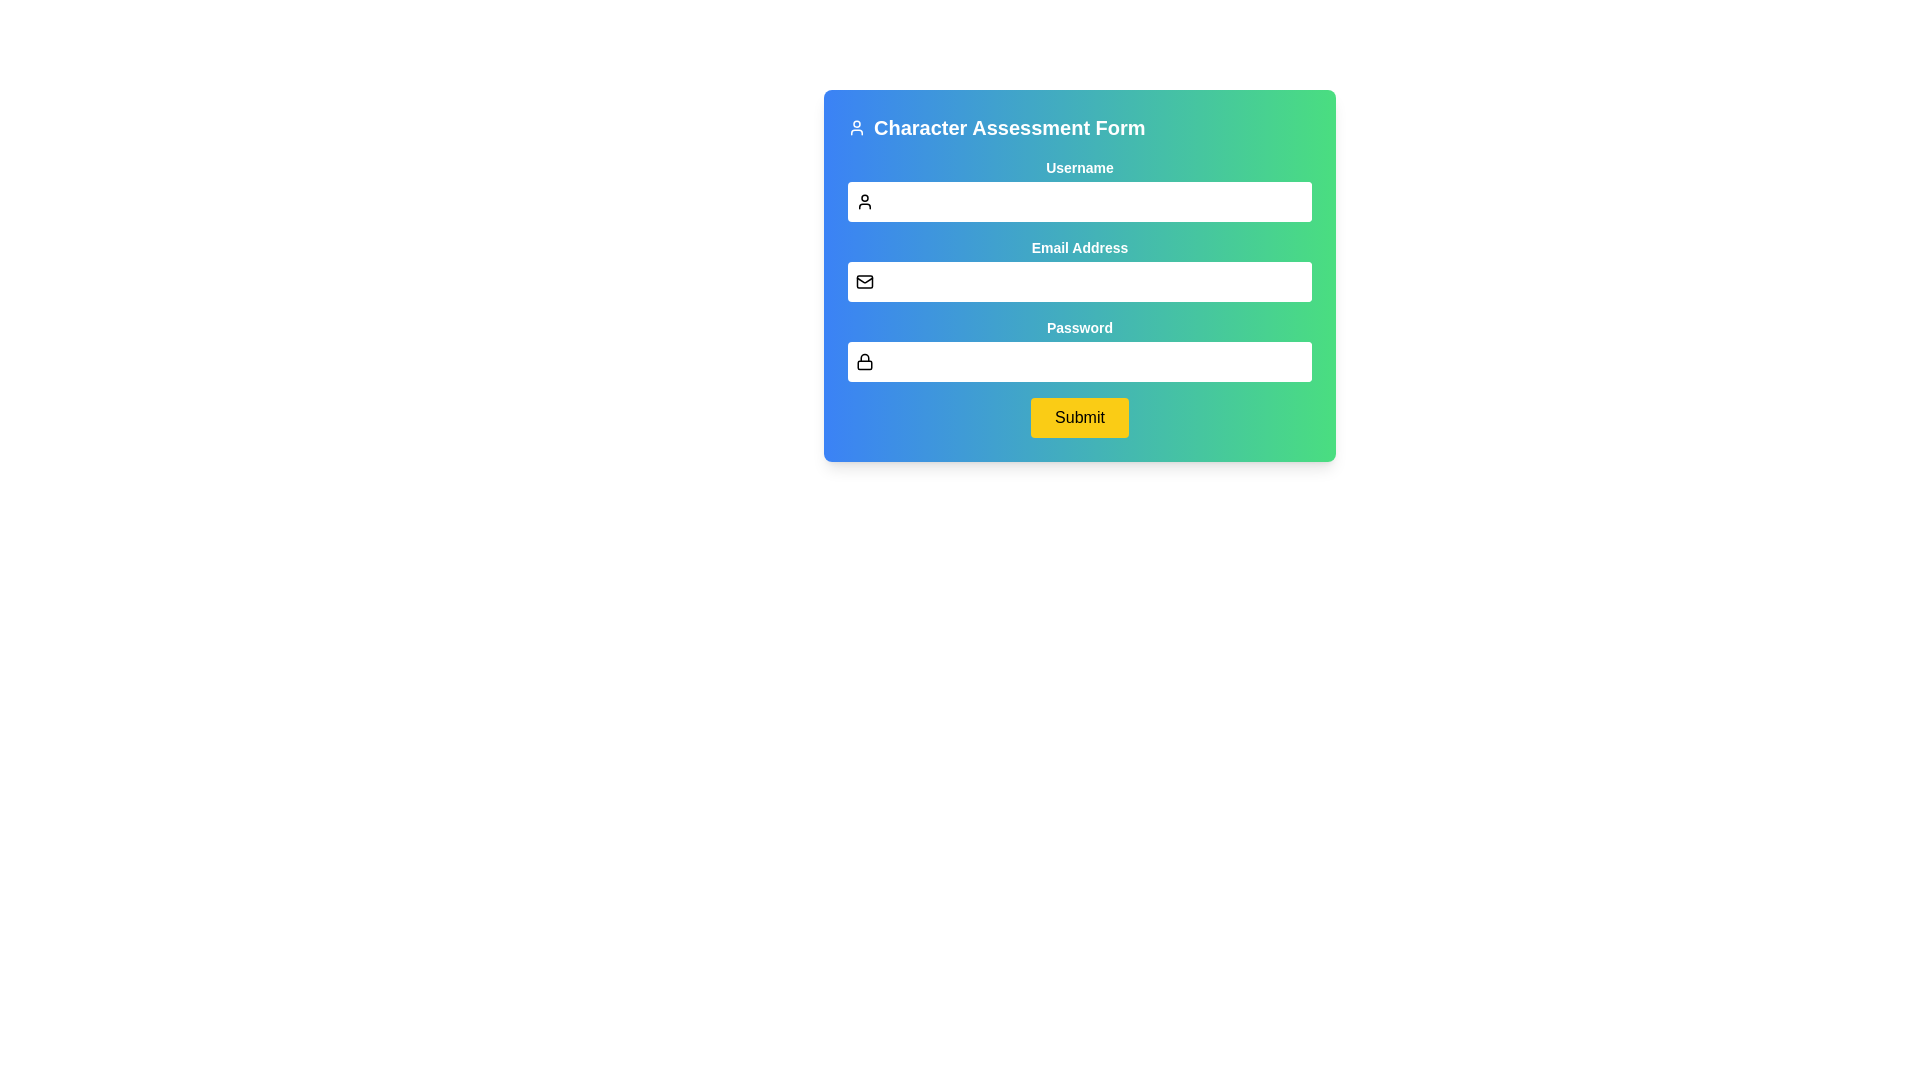 The height and width of the screenshot is (1080, 1920). Describe the element at coordinates (1079, 349) in the screenshot. I see `the Password input field located below the 'Email Address' field to focus and type a password` at that location.